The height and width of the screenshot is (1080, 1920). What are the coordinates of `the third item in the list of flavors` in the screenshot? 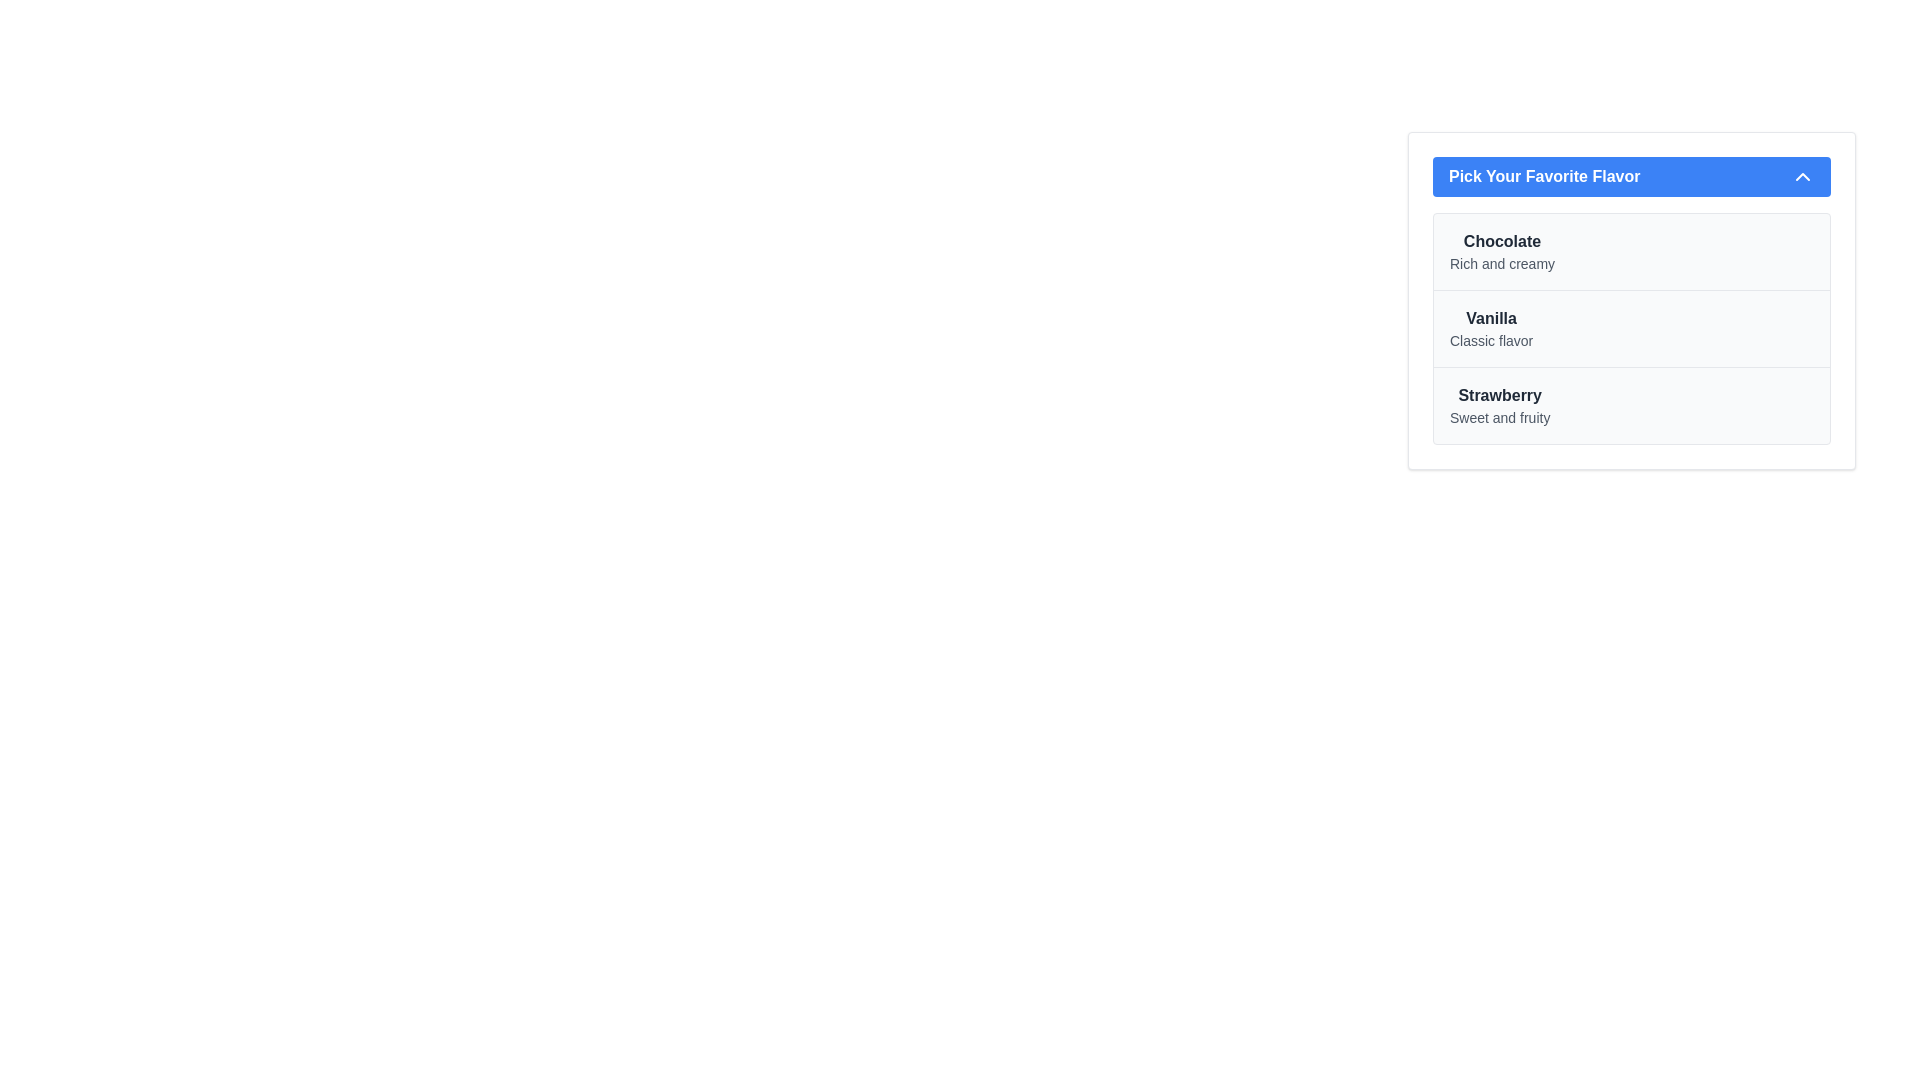 It's located at (1632, 405).